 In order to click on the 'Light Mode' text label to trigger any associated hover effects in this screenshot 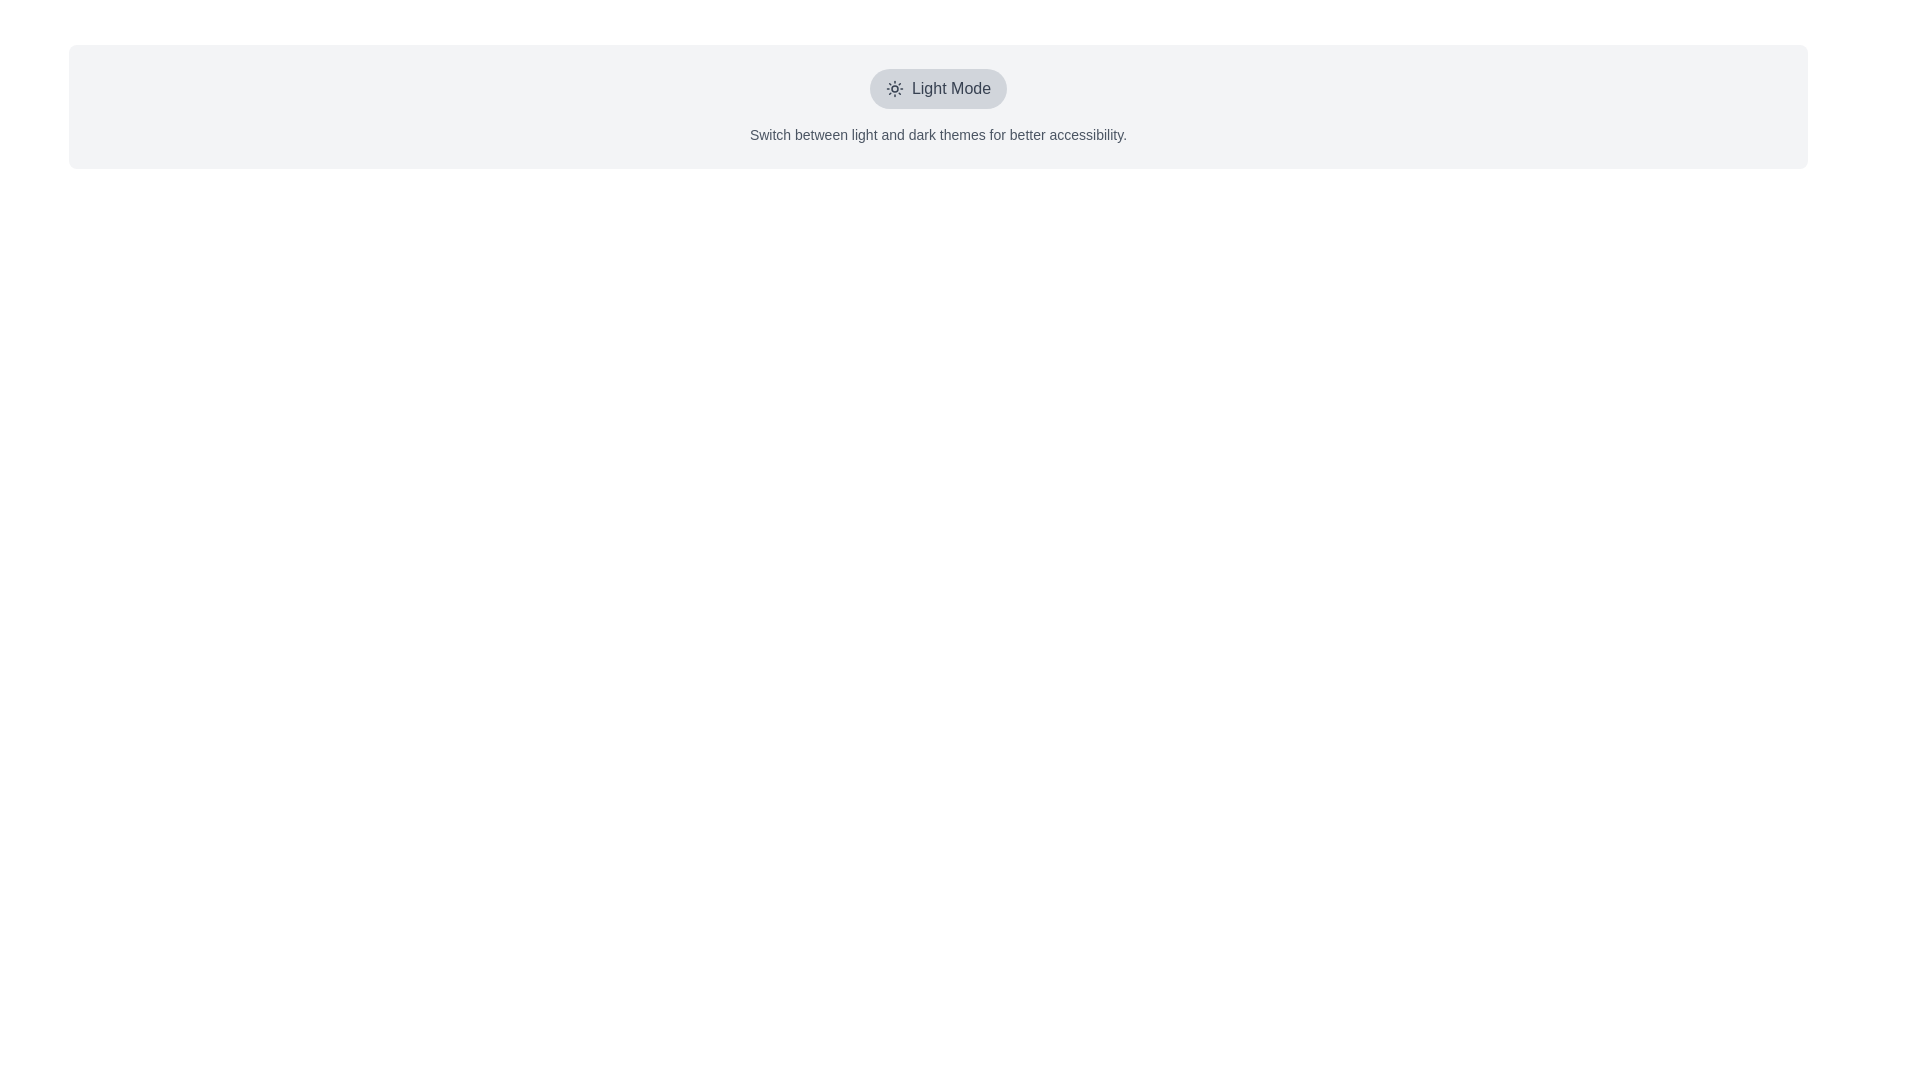, I will do `click(950, 87)`.